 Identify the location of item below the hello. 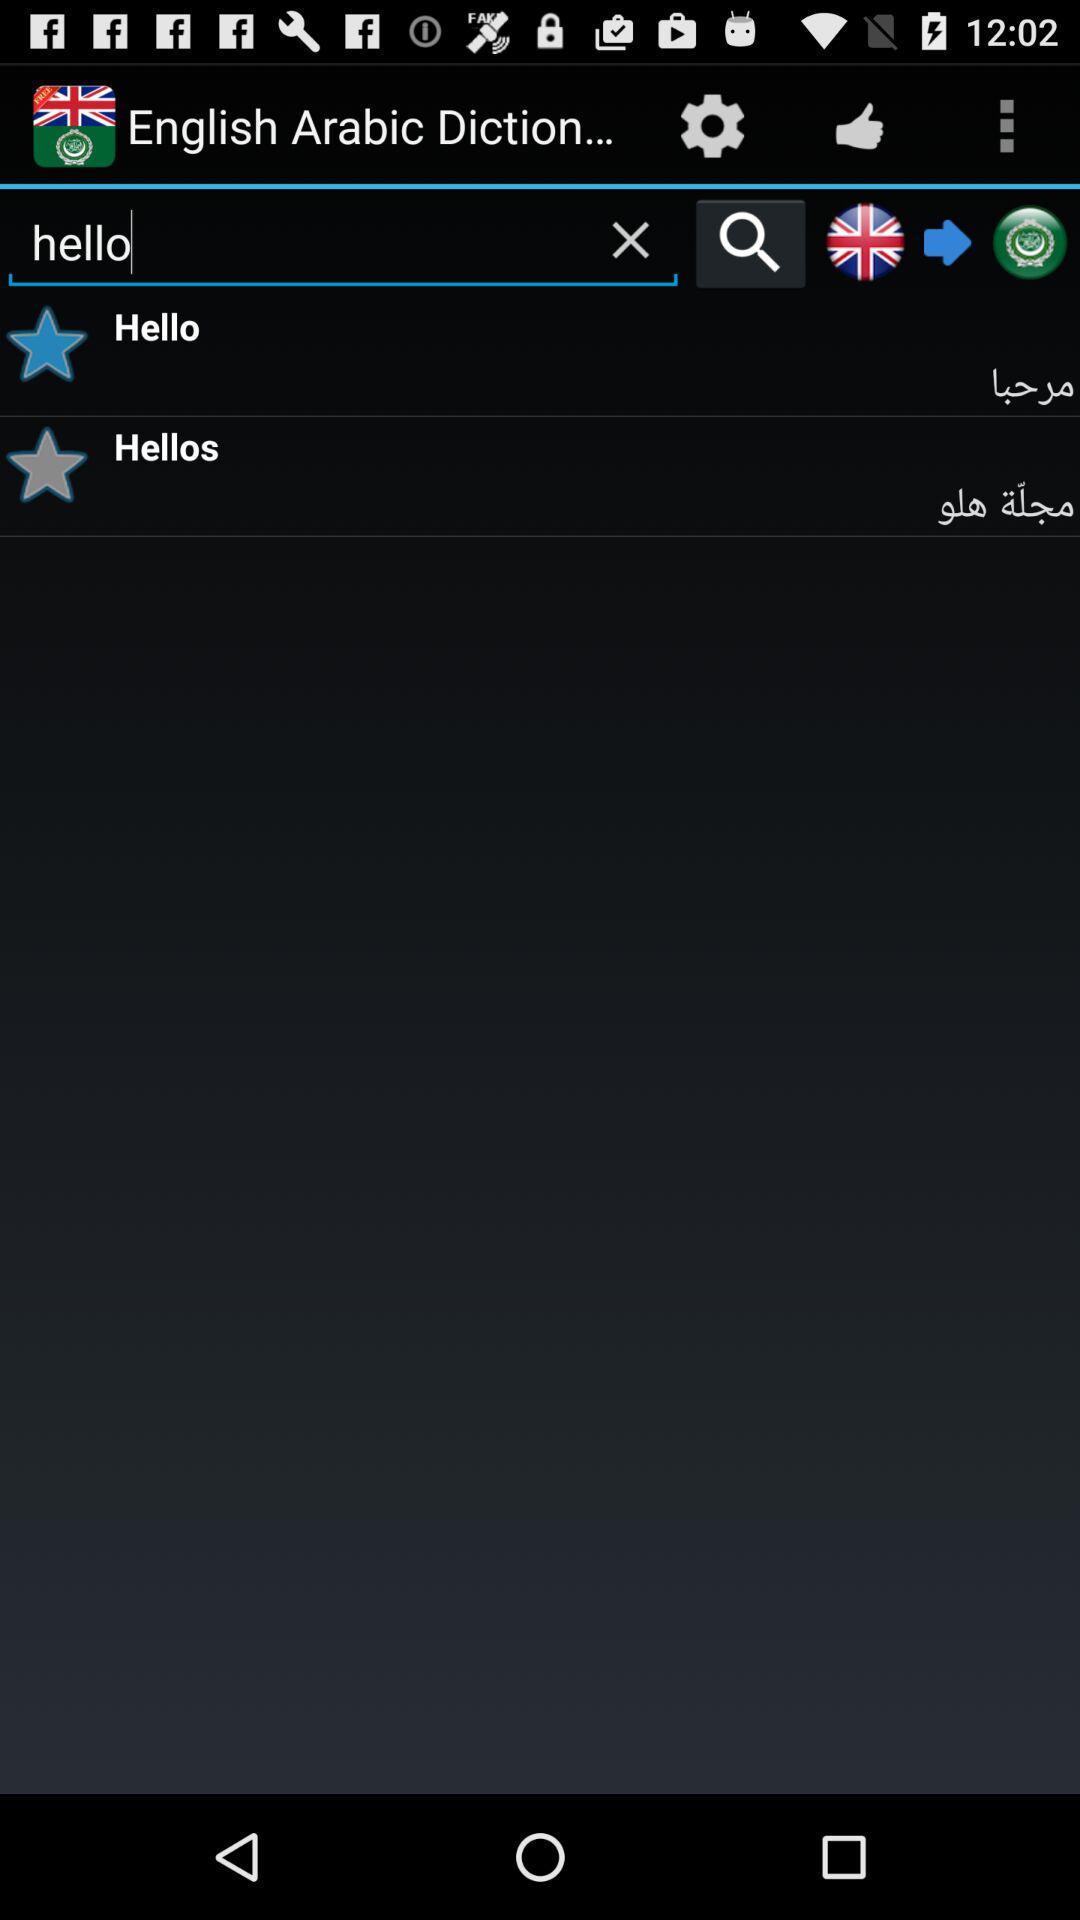
(53, 344).